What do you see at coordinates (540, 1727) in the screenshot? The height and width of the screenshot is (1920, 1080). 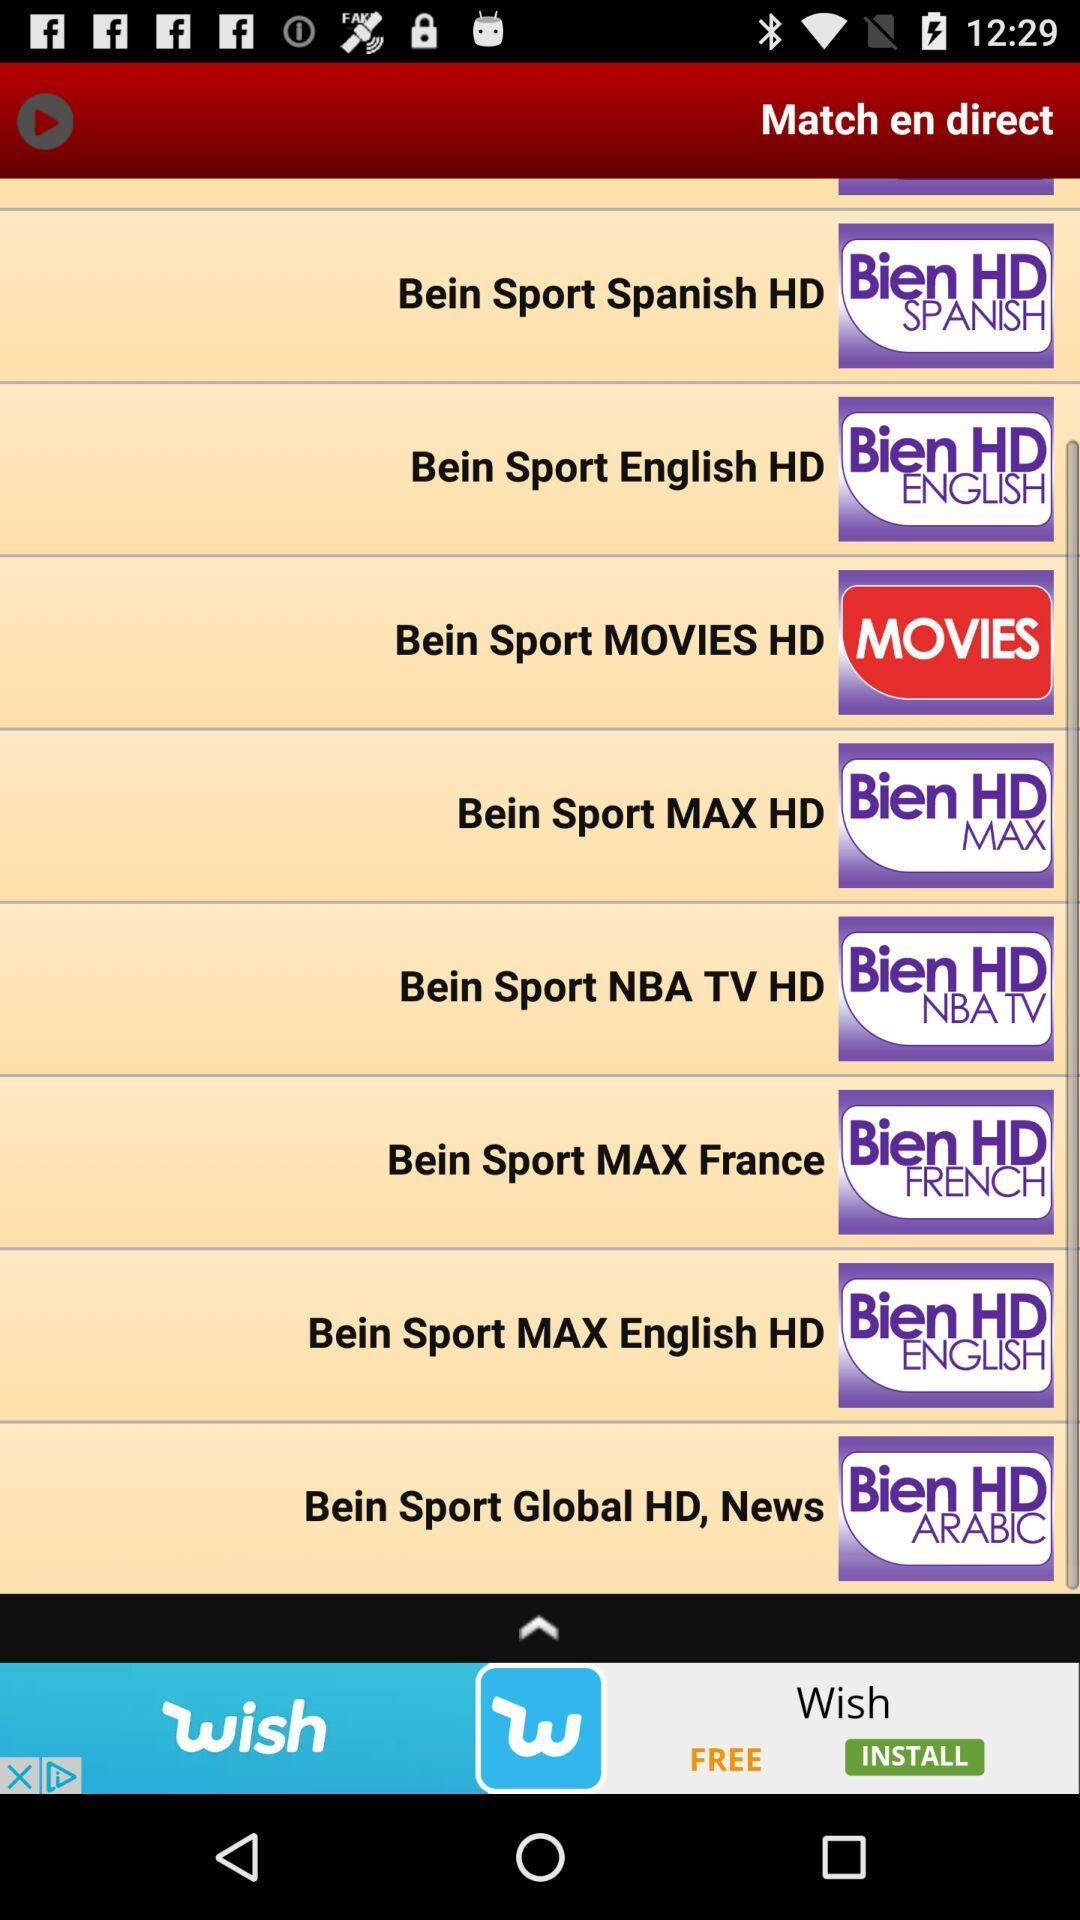 I see `wish` at bounding box center [540, 1727].